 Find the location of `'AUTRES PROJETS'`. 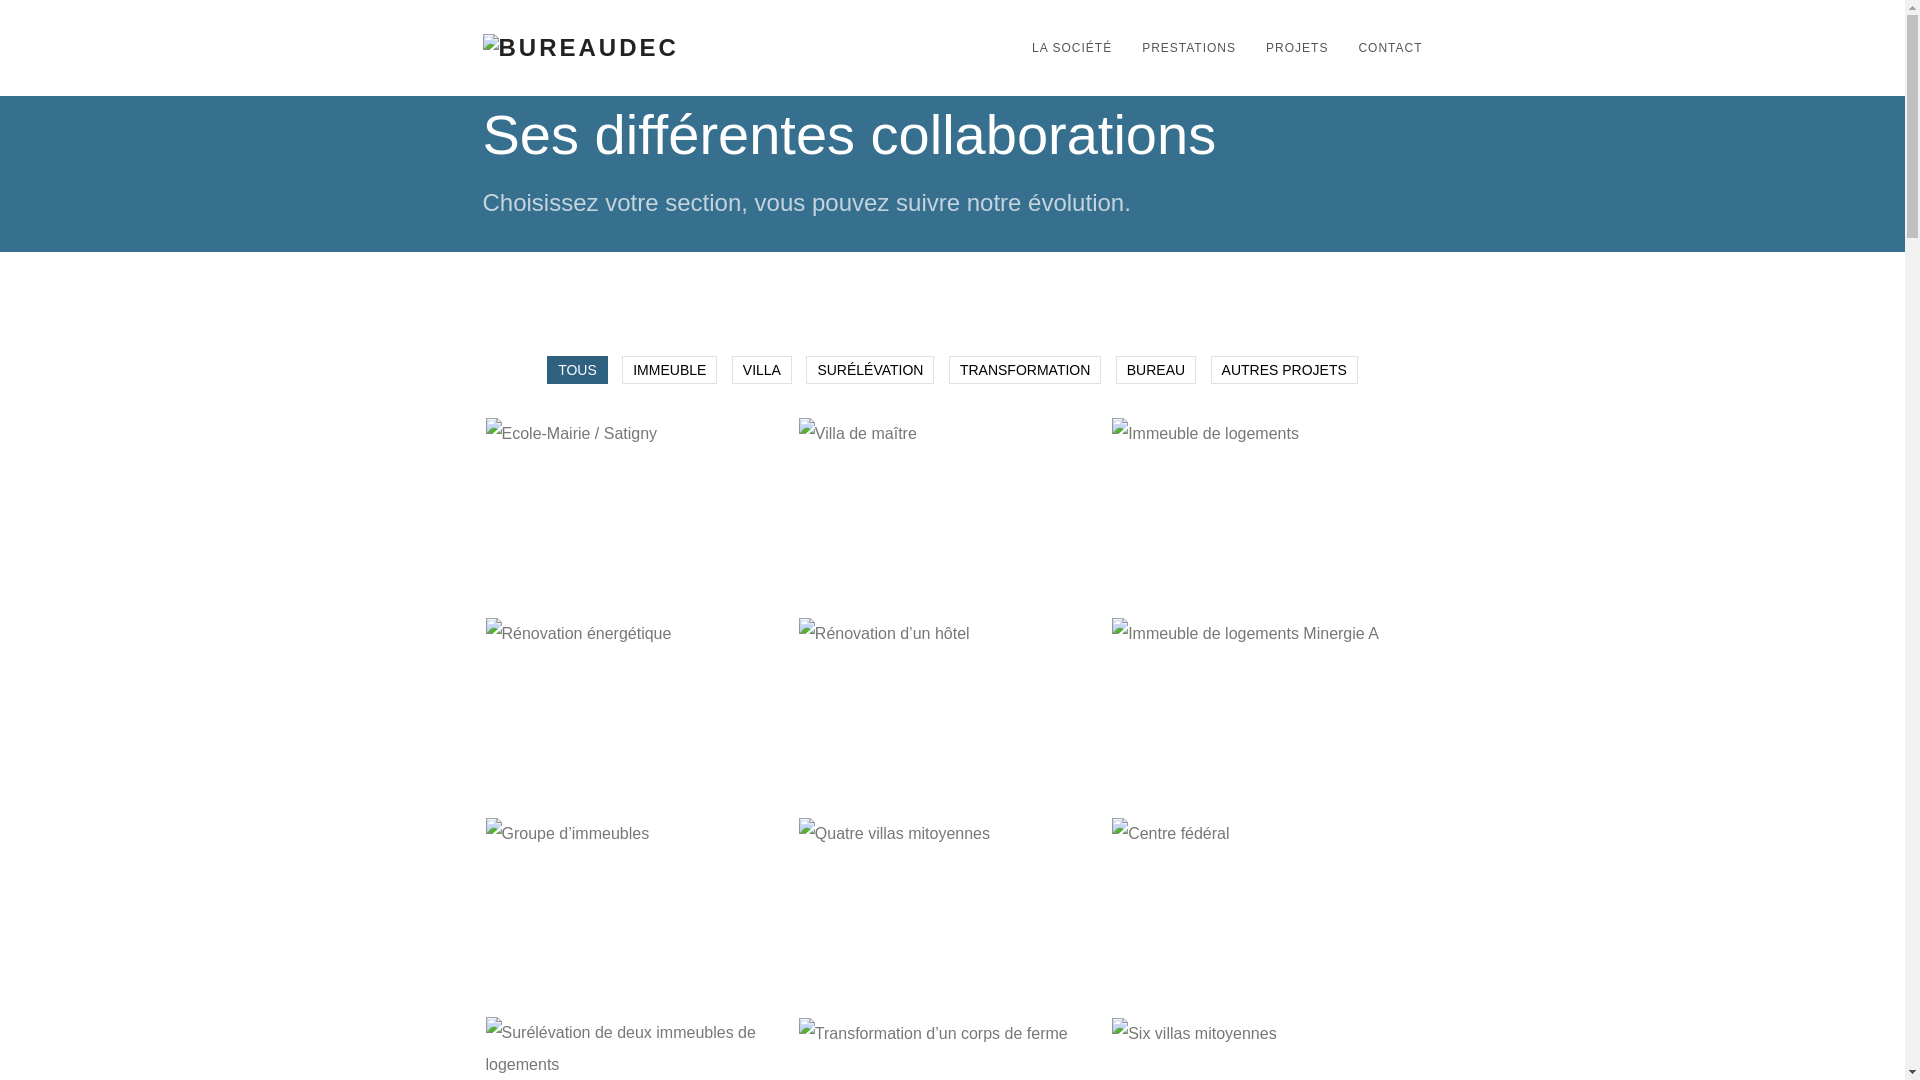

'AUTRES PROJETS' is located at coordinates (1284, 370).